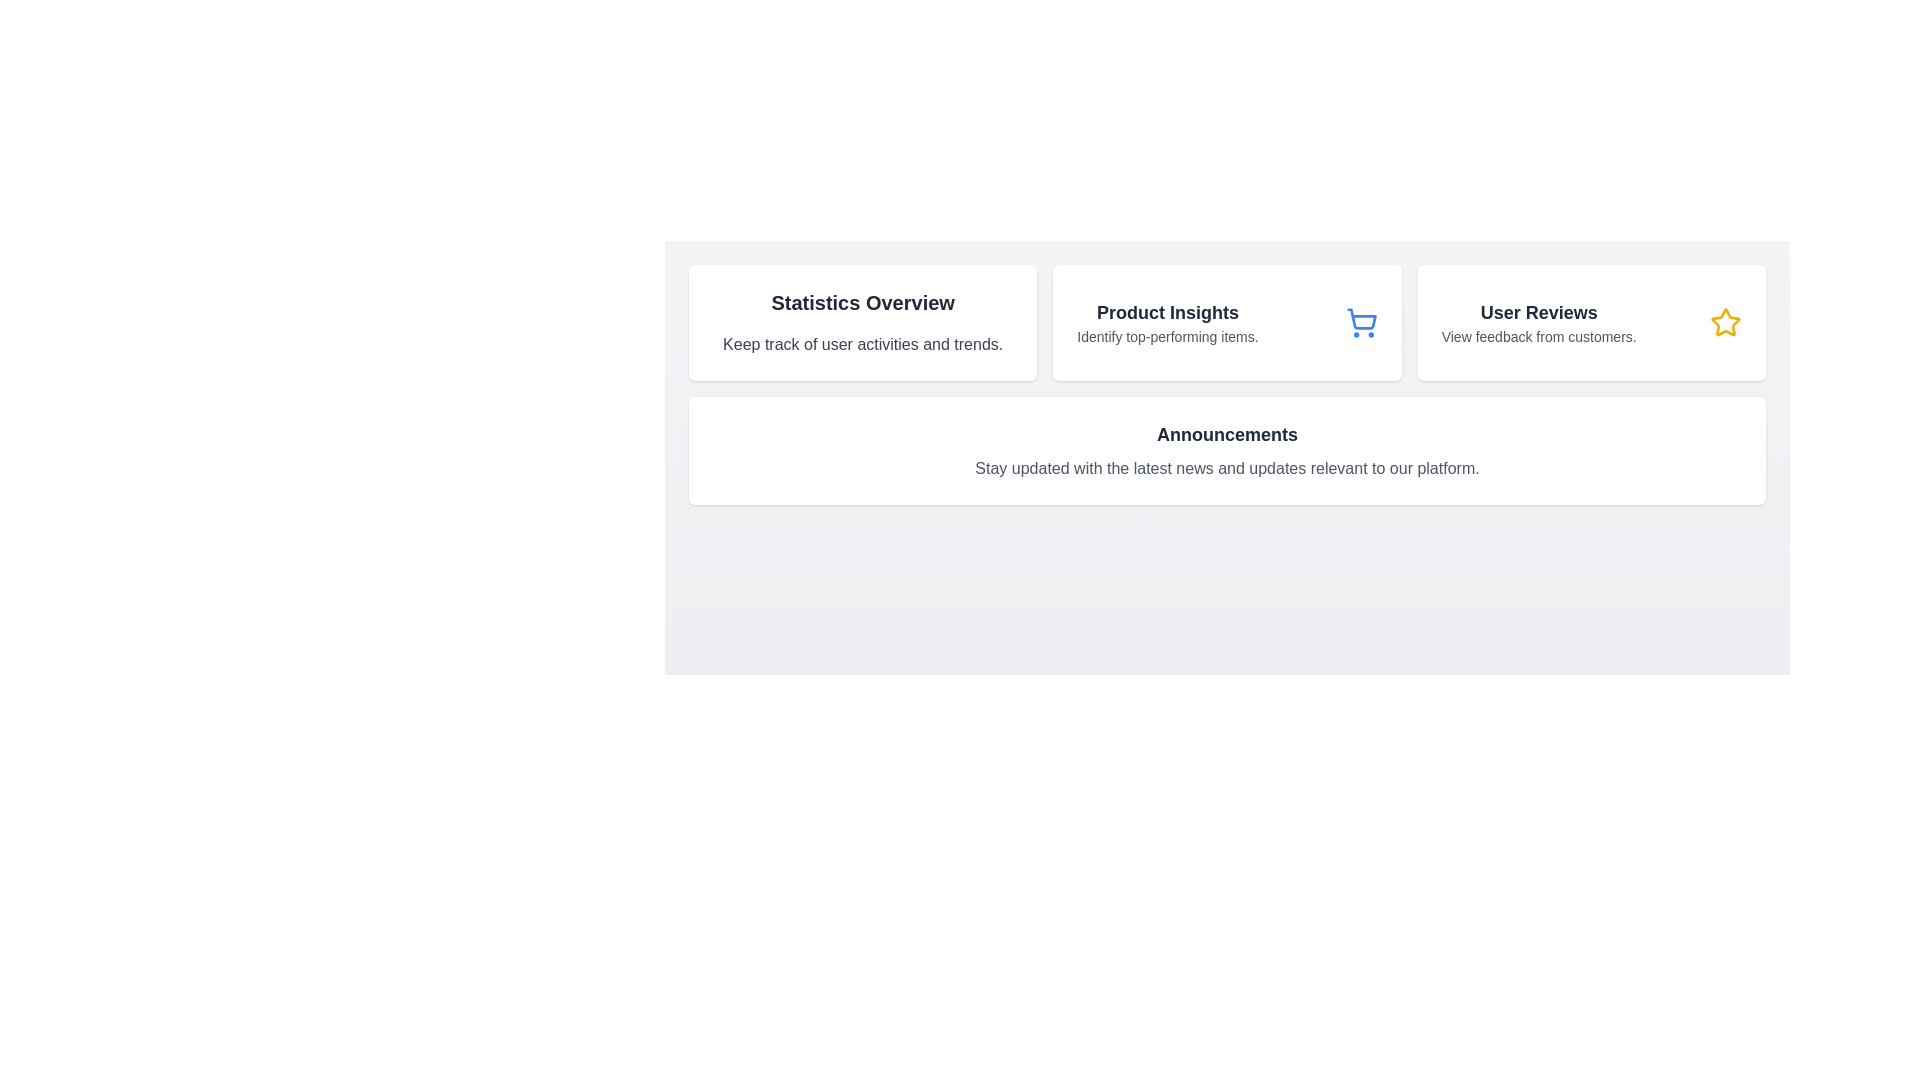  Describe the element at coordinates (1538, 322) in the screenshot. I see `information presented in the 'User Reviews' text block, which includes the bold title 'User Reviews' and the subtitle 'View feedback from customers.'` at that location.